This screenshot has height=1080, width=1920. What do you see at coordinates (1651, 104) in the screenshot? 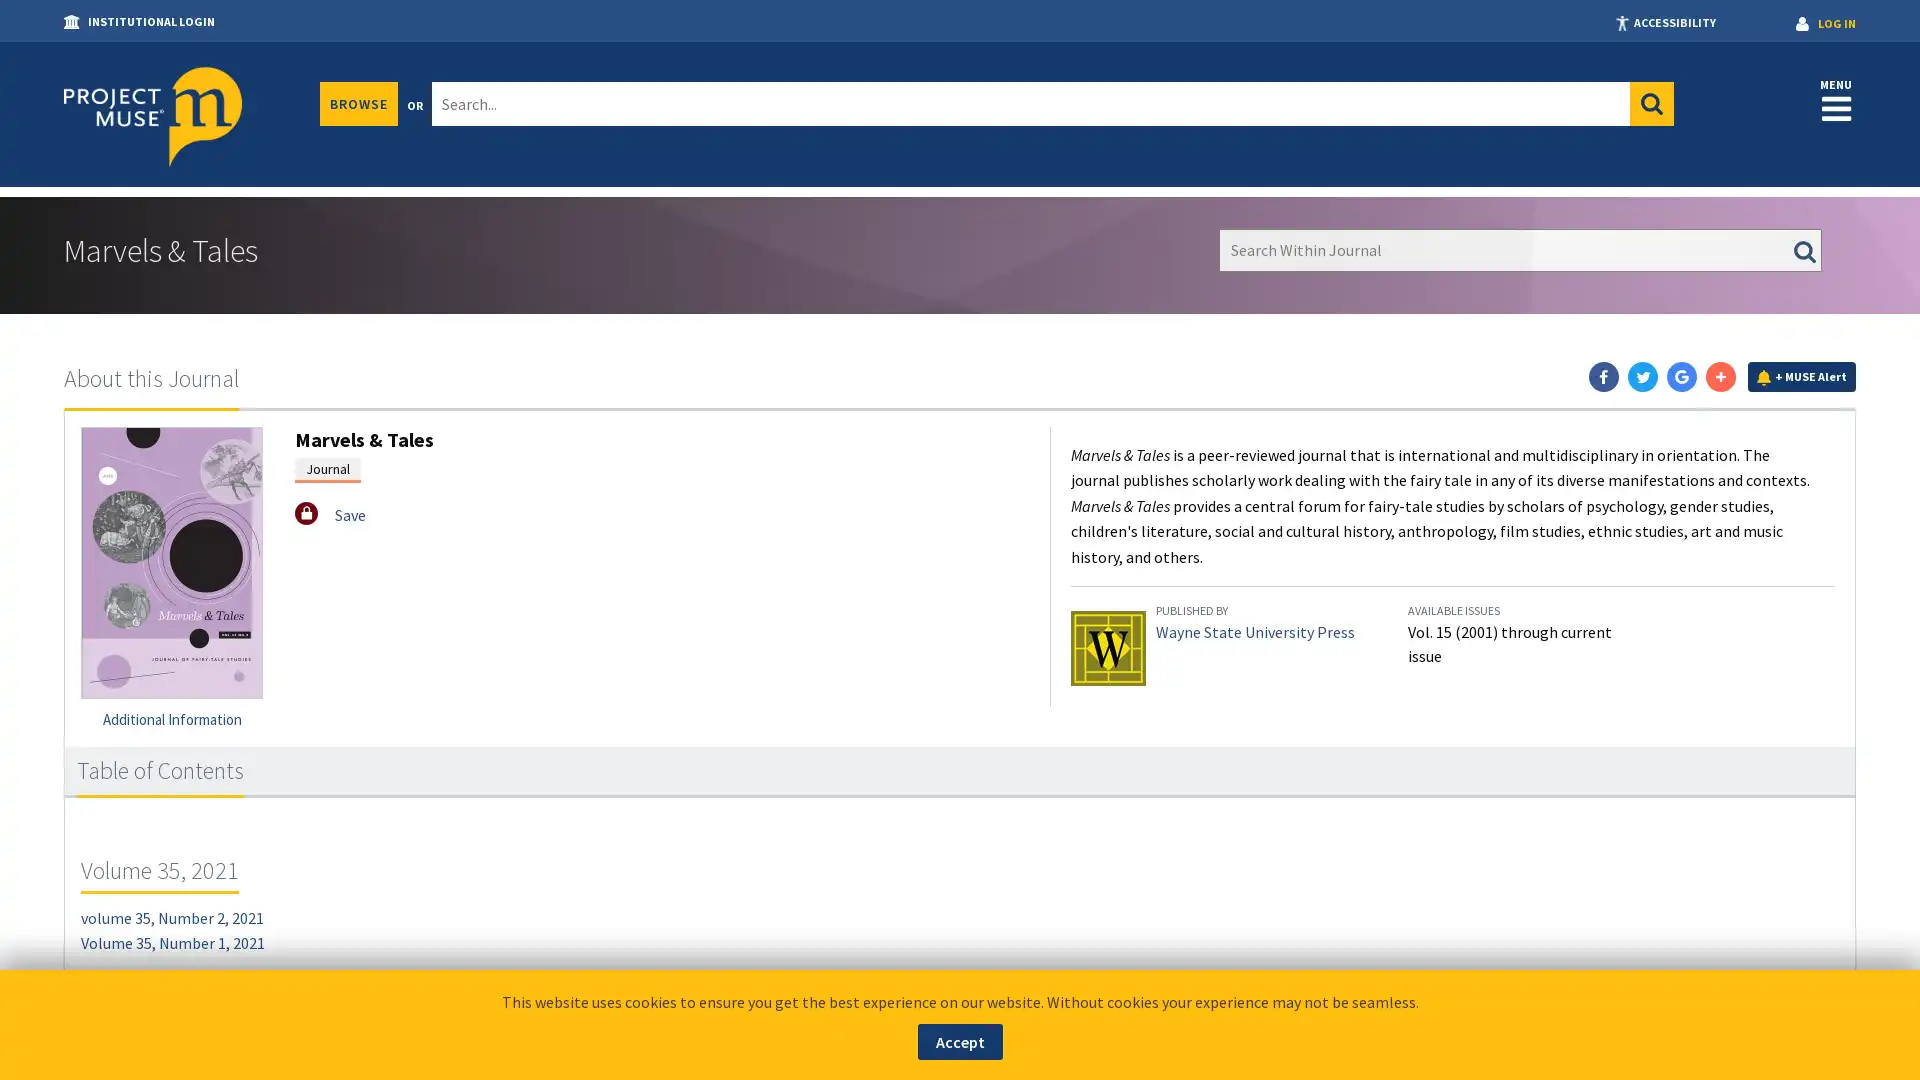
I see `Search icon` at bounding box center [1651, 104].